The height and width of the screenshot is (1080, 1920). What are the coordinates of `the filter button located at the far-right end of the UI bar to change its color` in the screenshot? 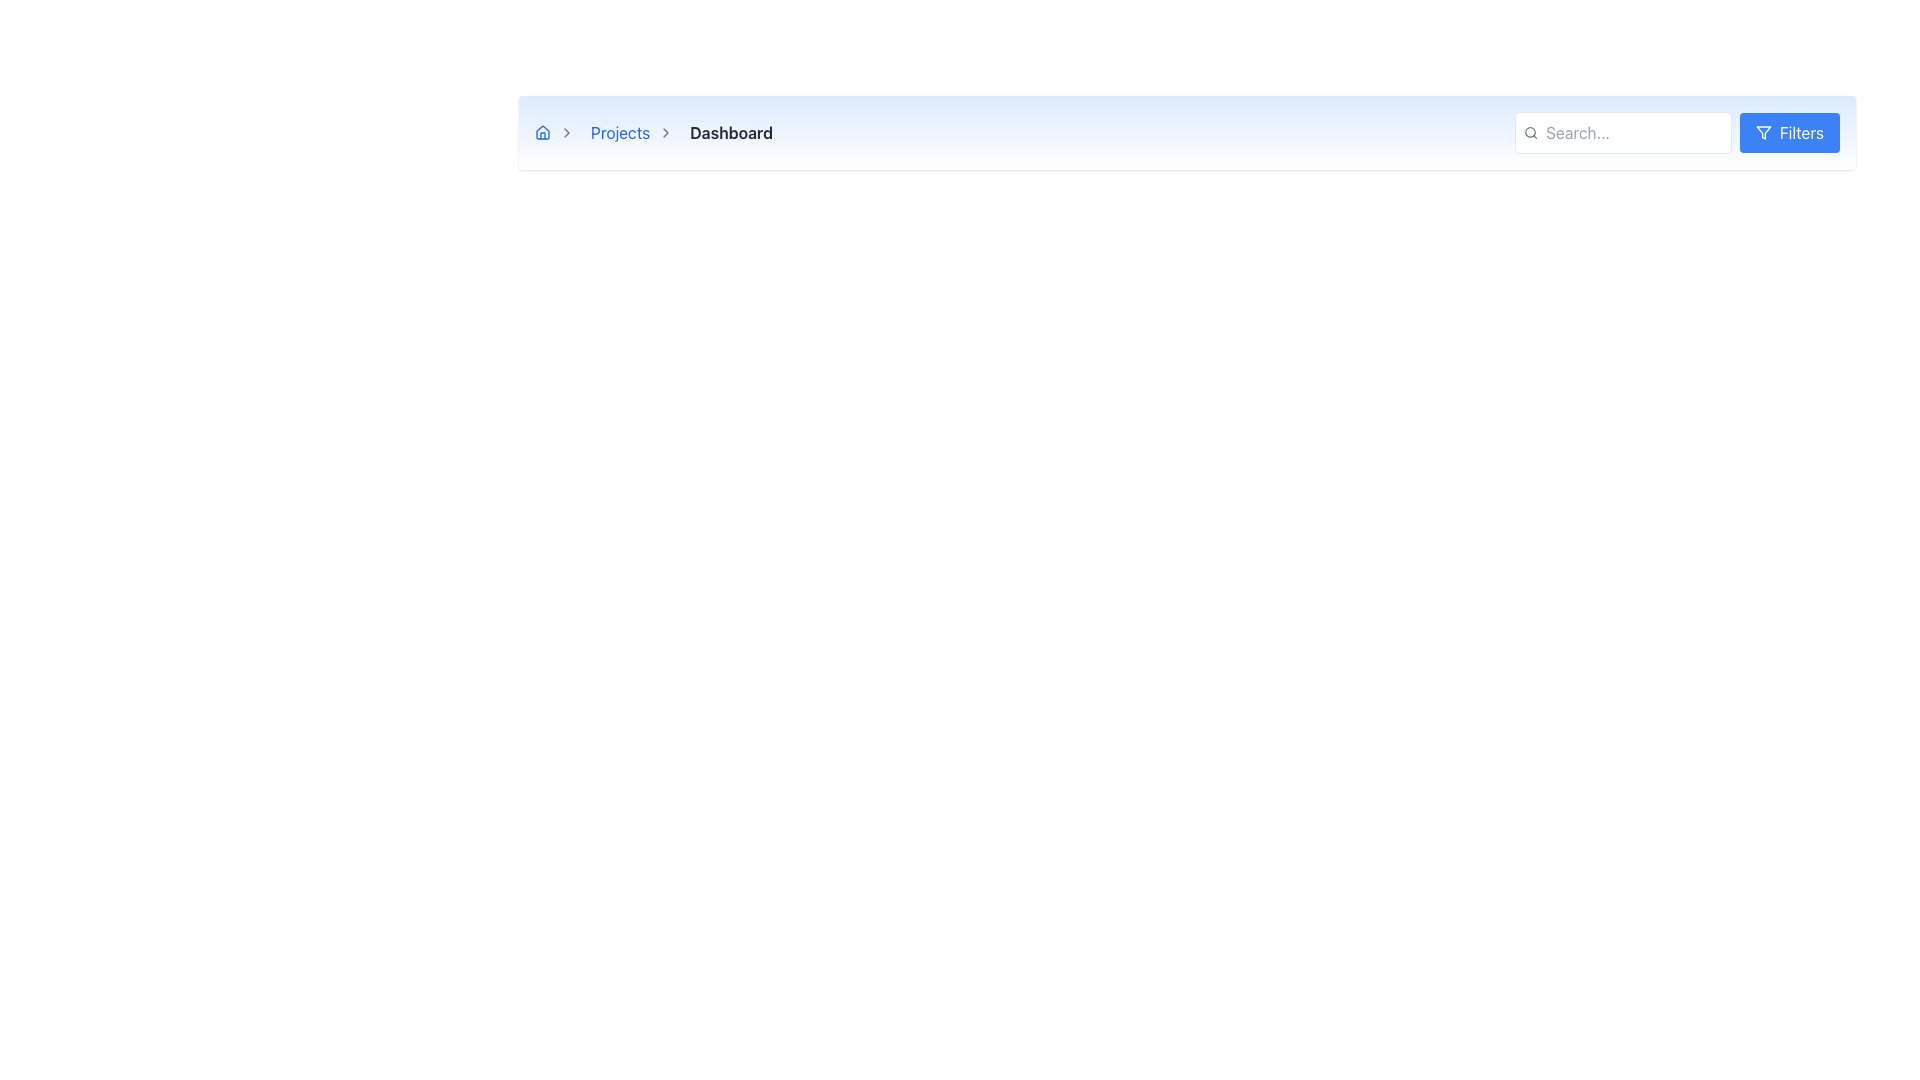 It's located at (1790, 132).